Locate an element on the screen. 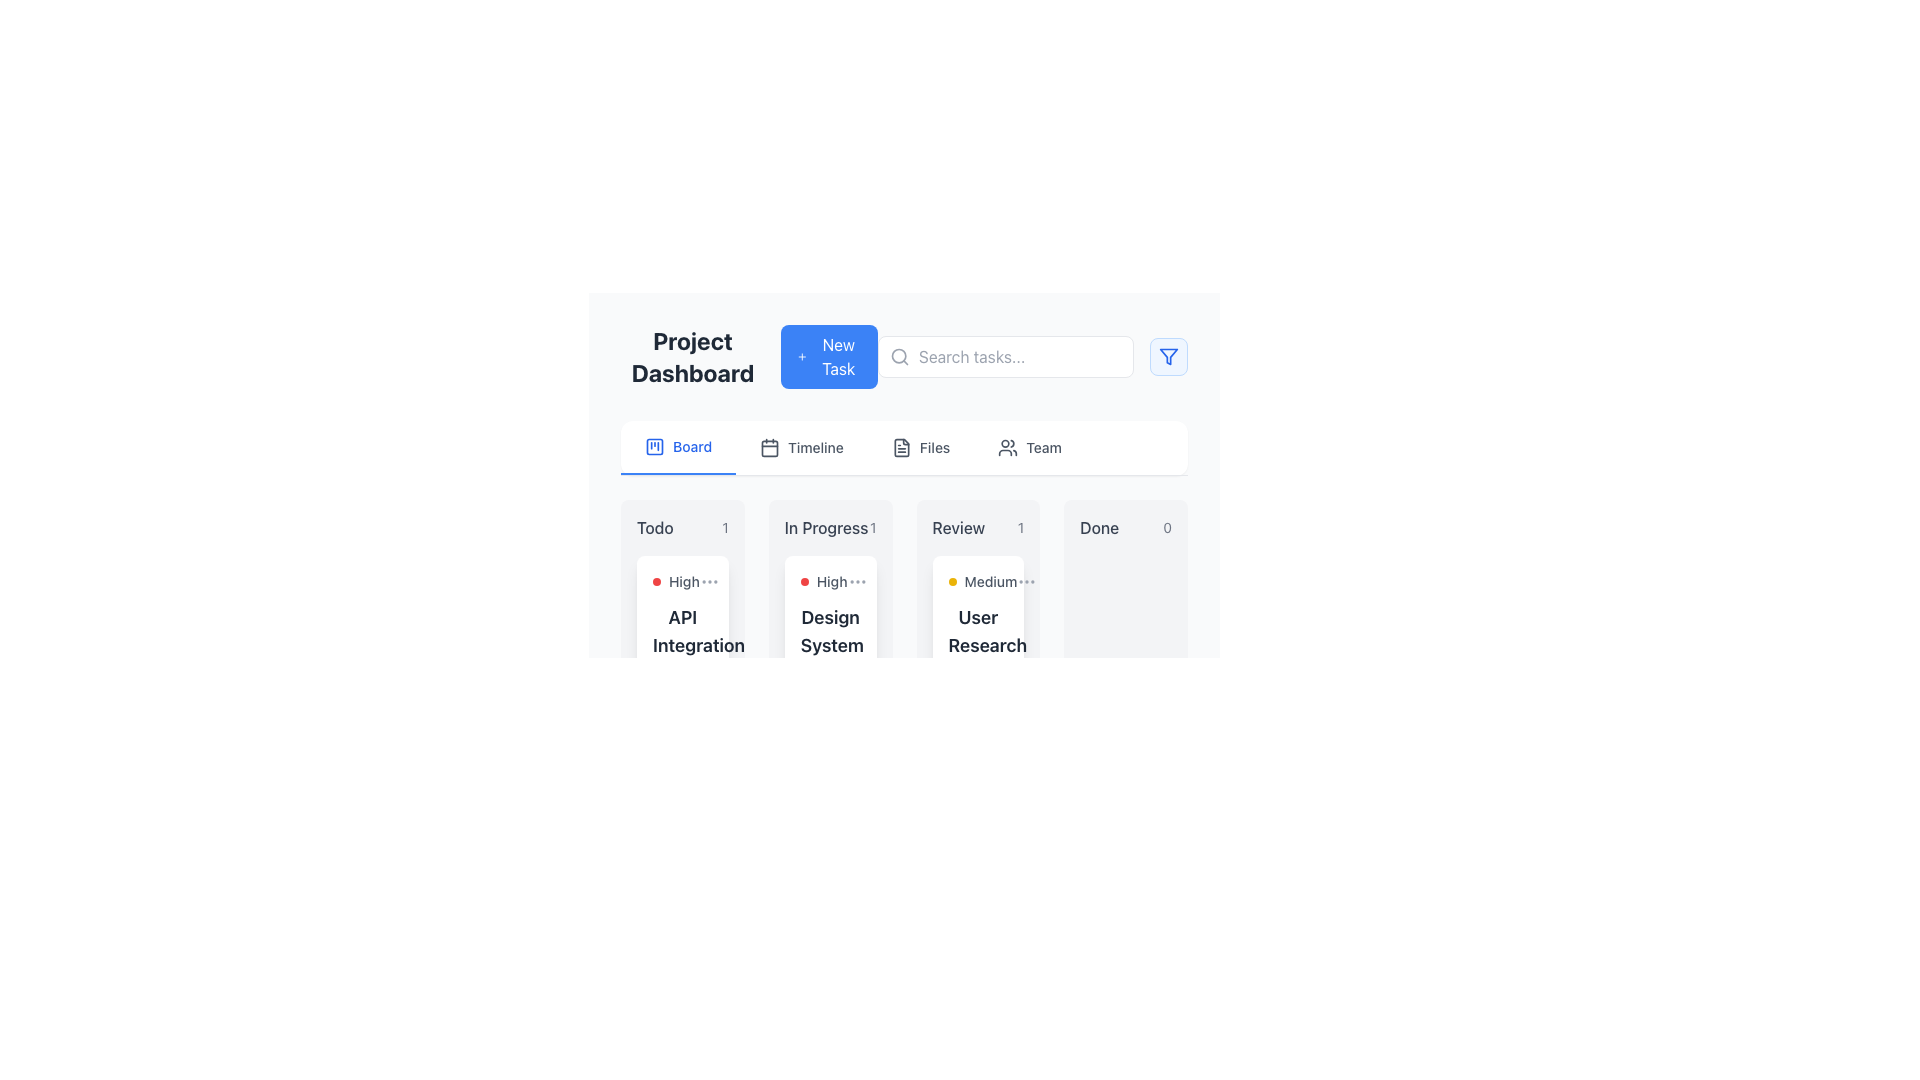 Image resolution: width=1920 pixels, height=1080 pixels. the filter icon located is located at coordinates (1169, 356).